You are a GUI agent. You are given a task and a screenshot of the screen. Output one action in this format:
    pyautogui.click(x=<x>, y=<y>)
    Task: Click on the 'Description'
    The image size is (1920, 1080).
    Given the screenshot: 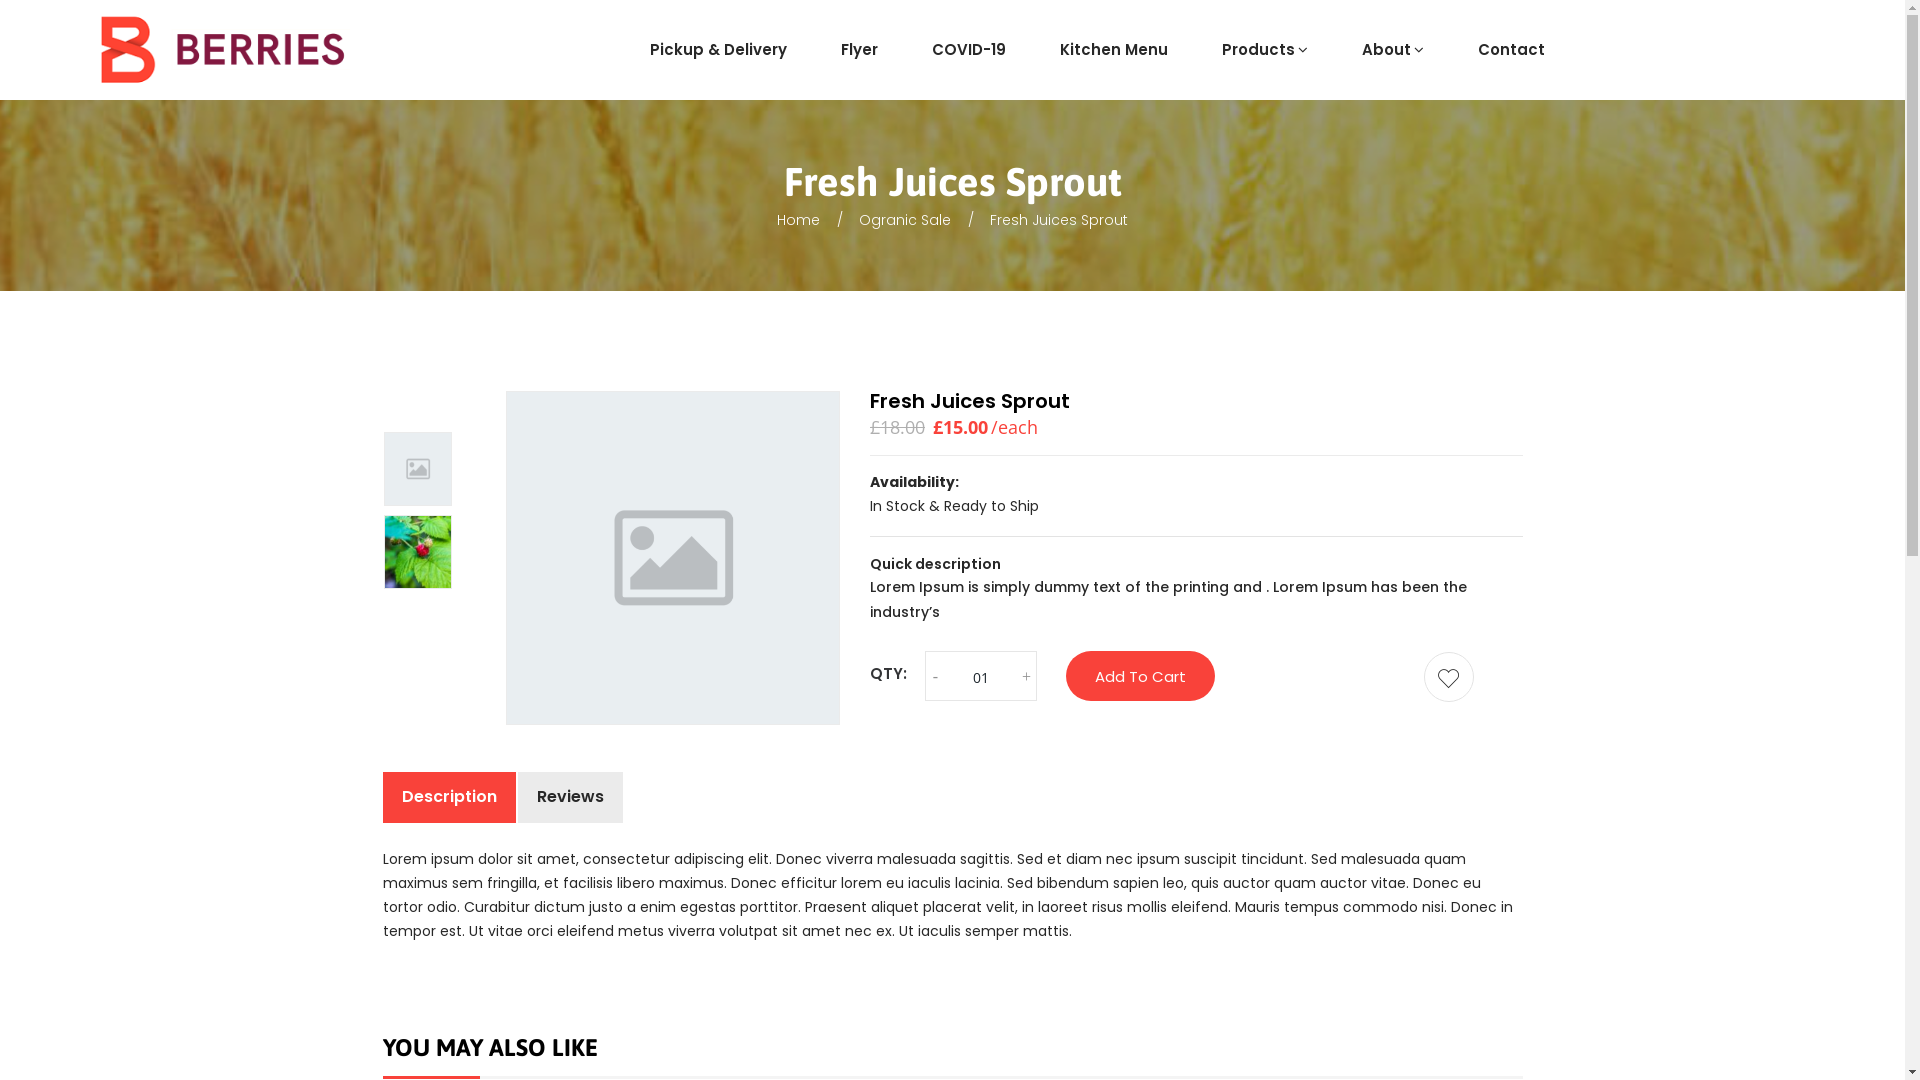 What is the action you would take?
    pyautogui.click(x=382, y=796)
    